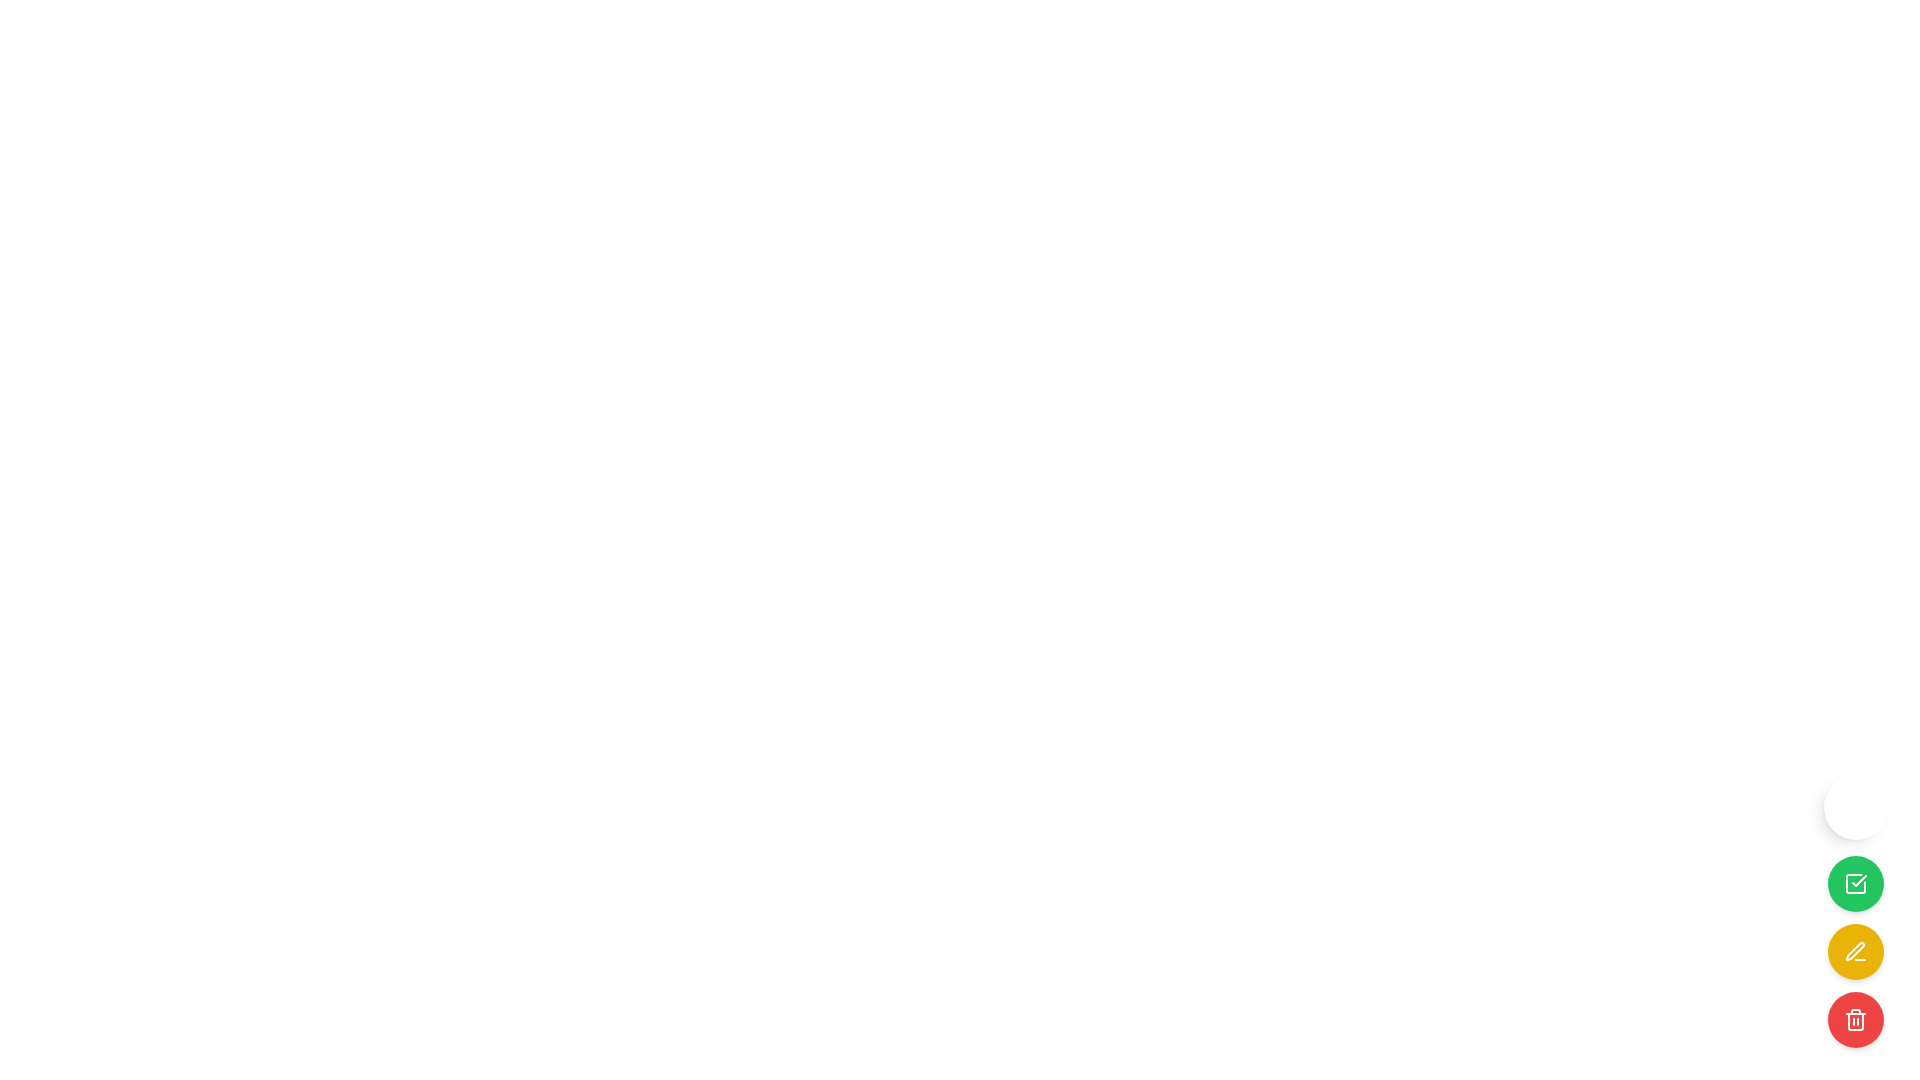 Image resolution: width=1920 pixels, height=1080 pixels. What do you see at coordinates (1855, 1019) in the screenshot?
I see `the white outlined trash bin icon within the red circular button located at the bottom of the vertical stack of buttons` at bounding box center [1855, 1019].